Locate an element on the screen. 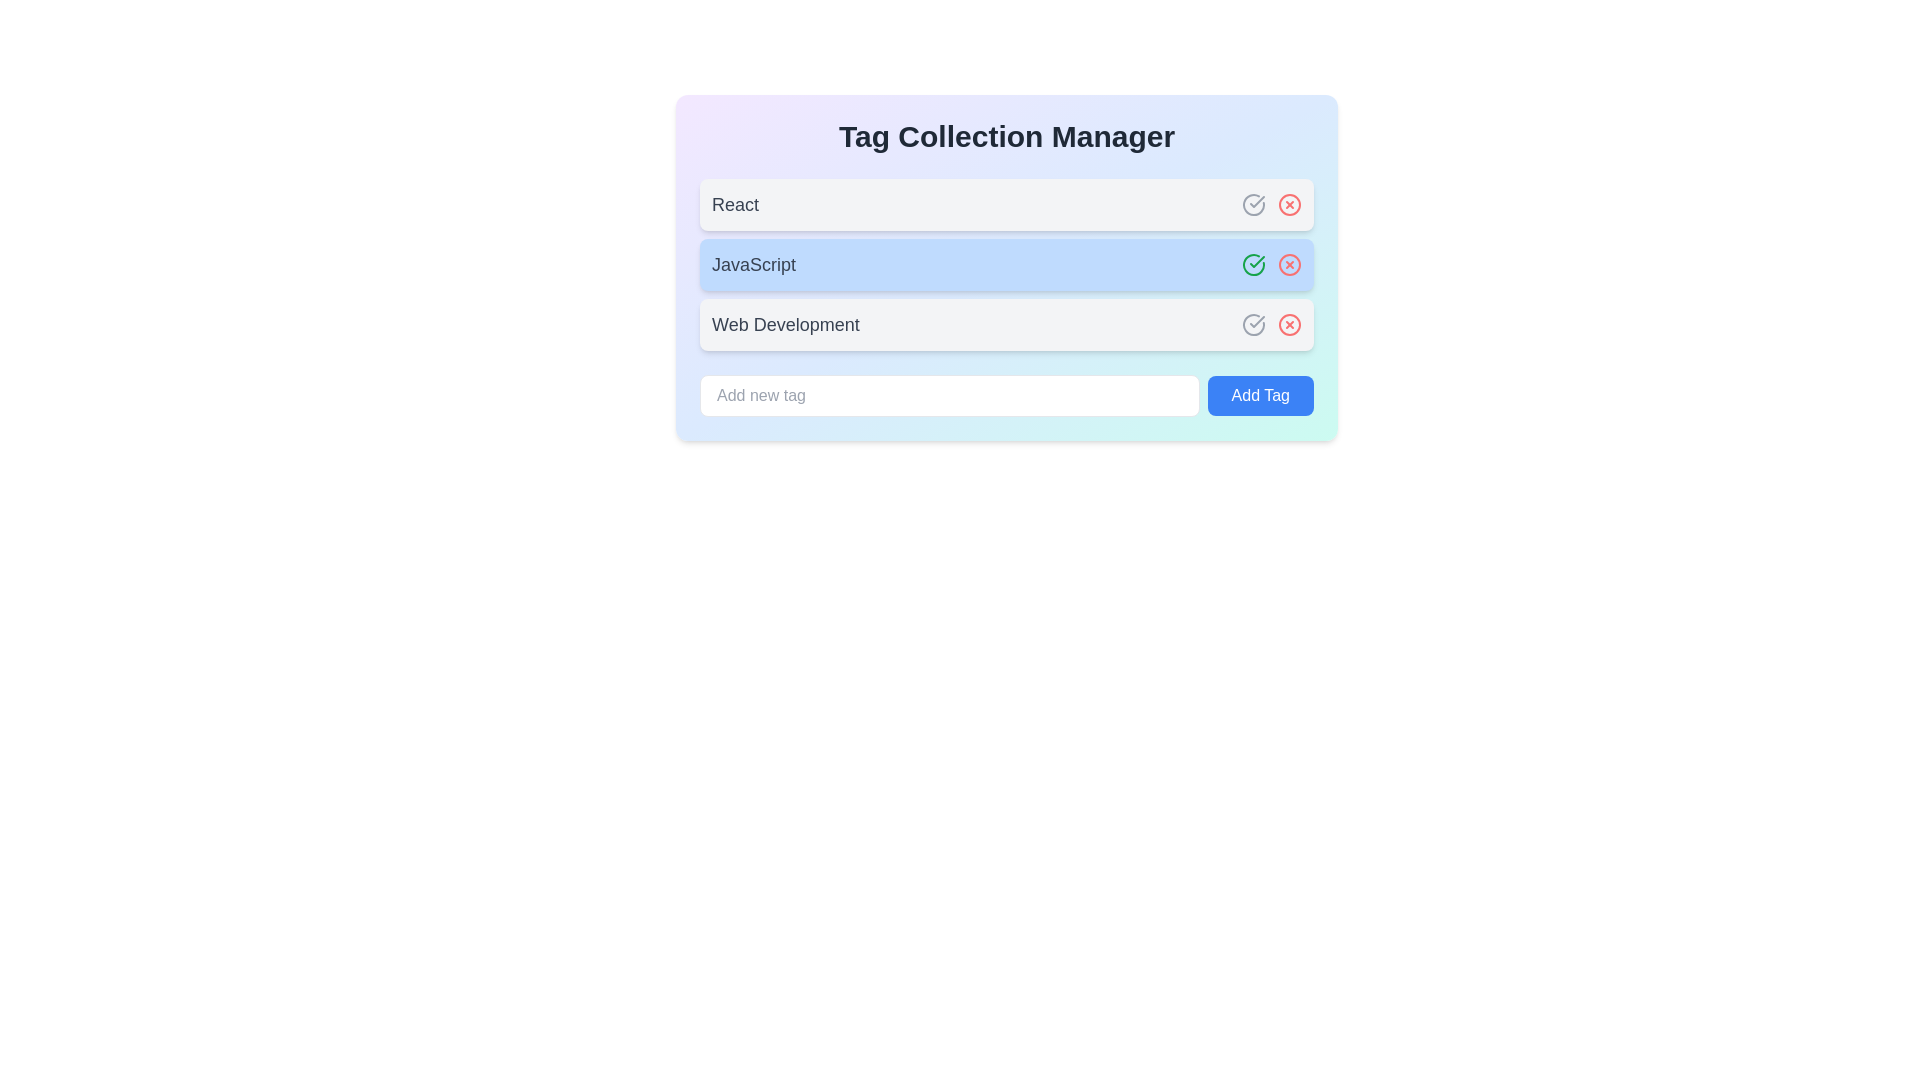  the interactive SVG-based circular checkmark icon located to the right of the 'Web Development' tag to confirm or mark it as complete is located at coordinates (1252, 323).